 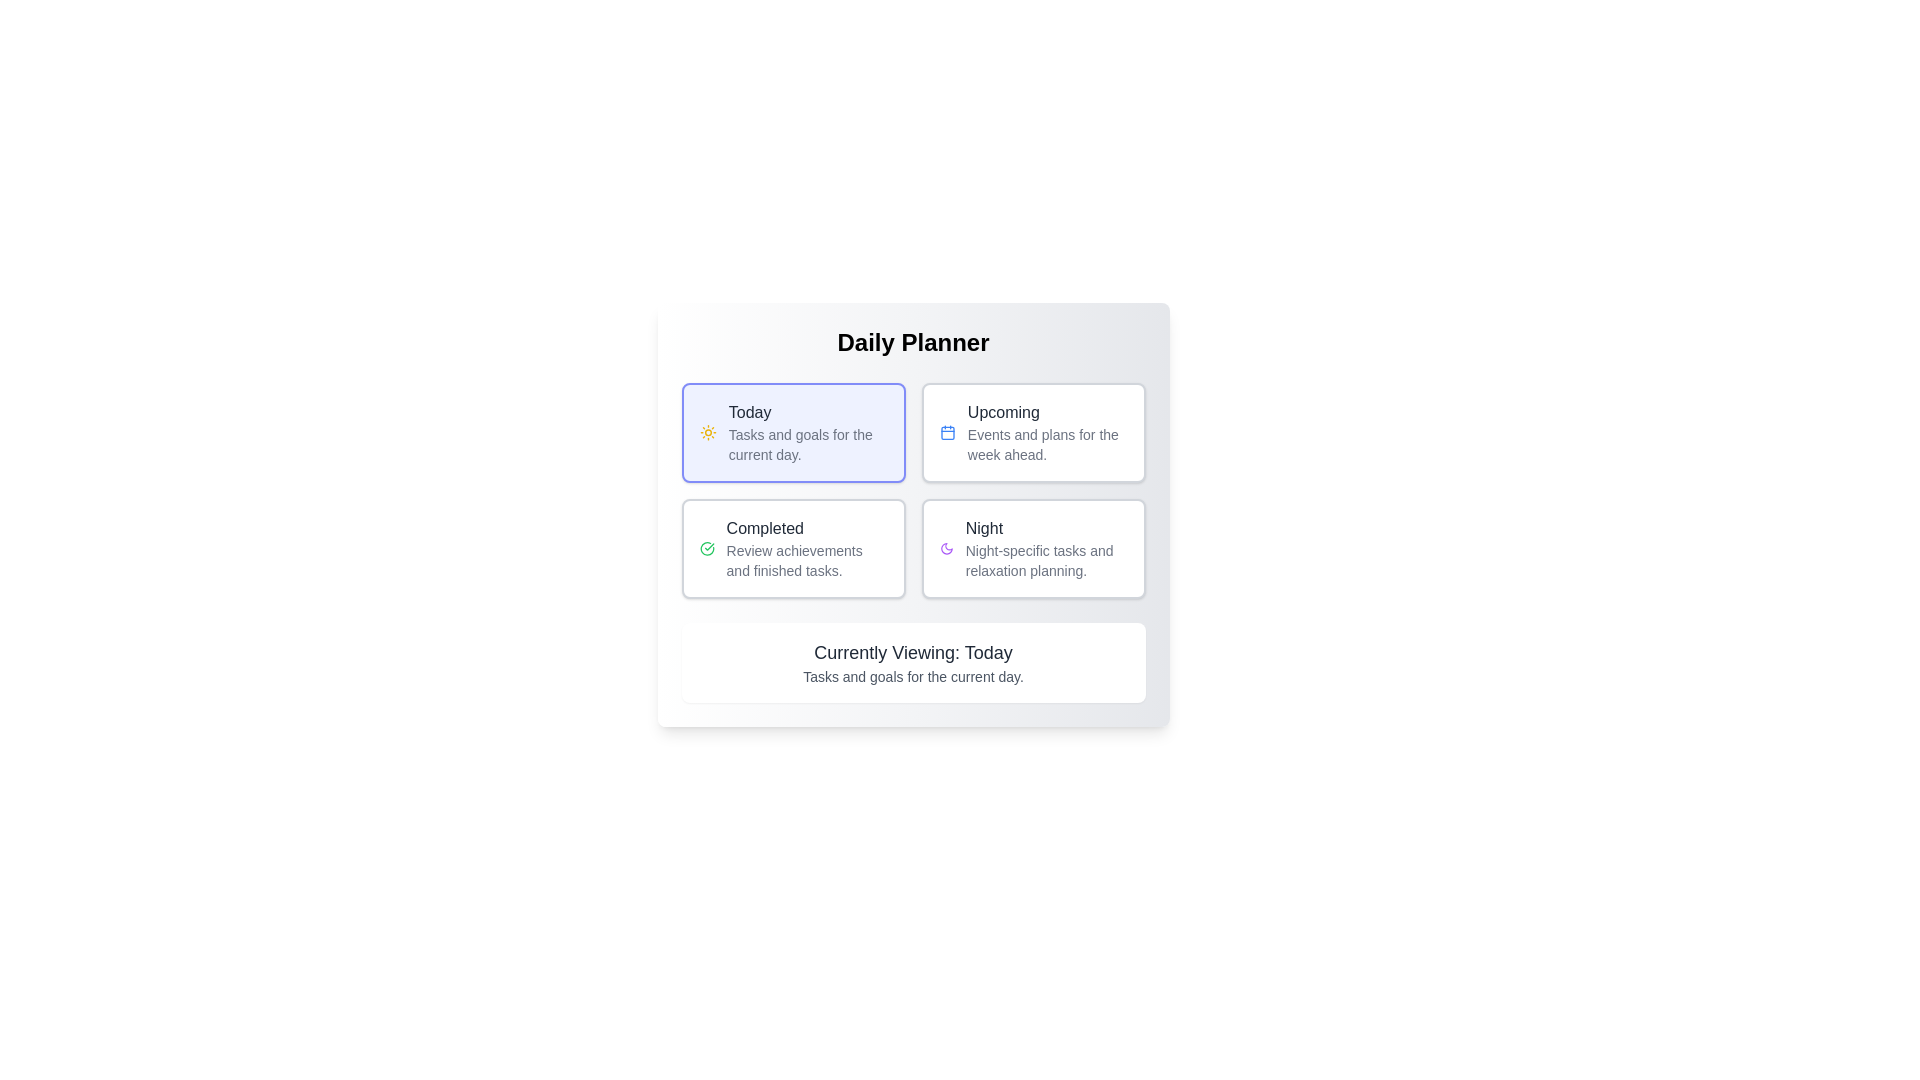 What do you see at coordinates (945, 548) in the screenshot?
I see `the moon-shaped icon with a purple color located in the bottom-right area of the 'Night' card` at bounding box center [945, 548].